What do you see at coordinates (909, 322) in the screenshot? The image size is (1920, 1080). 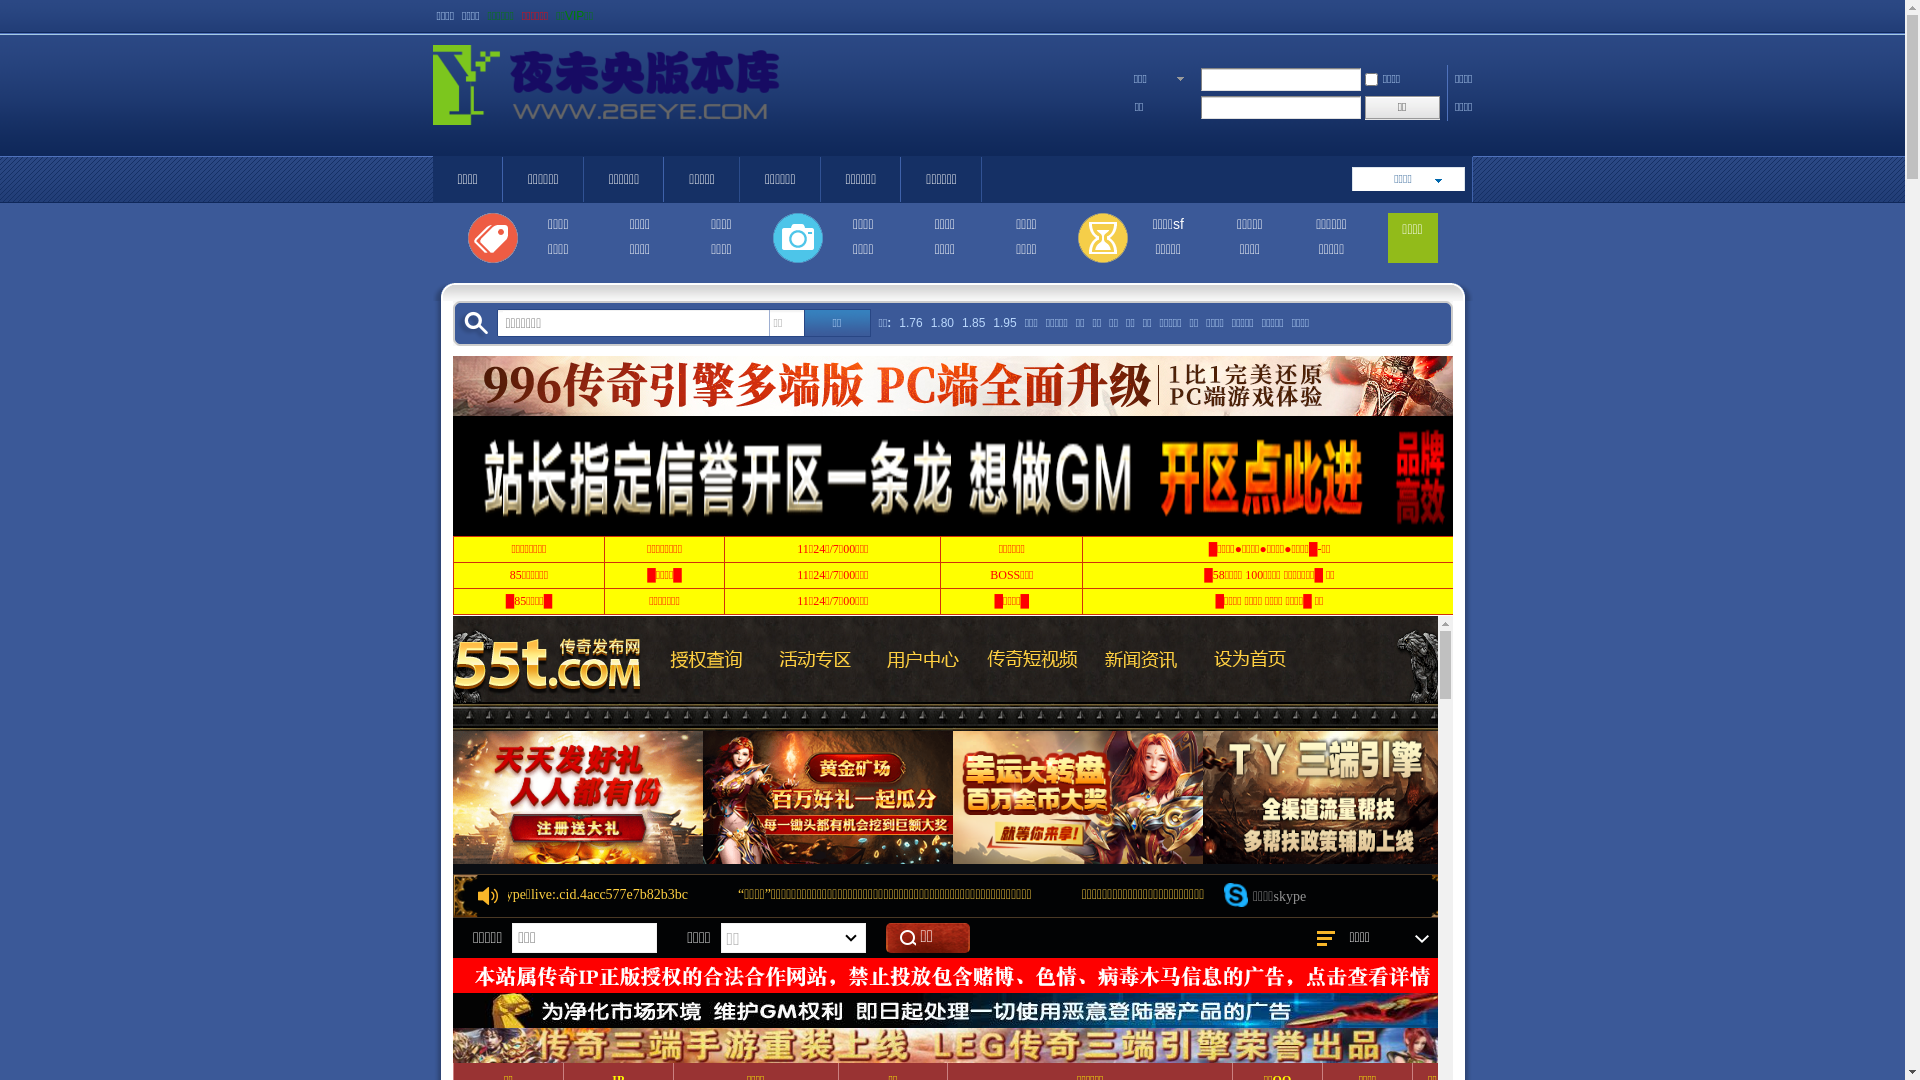 I see `'1.76'` at bounding box center [909, 322].